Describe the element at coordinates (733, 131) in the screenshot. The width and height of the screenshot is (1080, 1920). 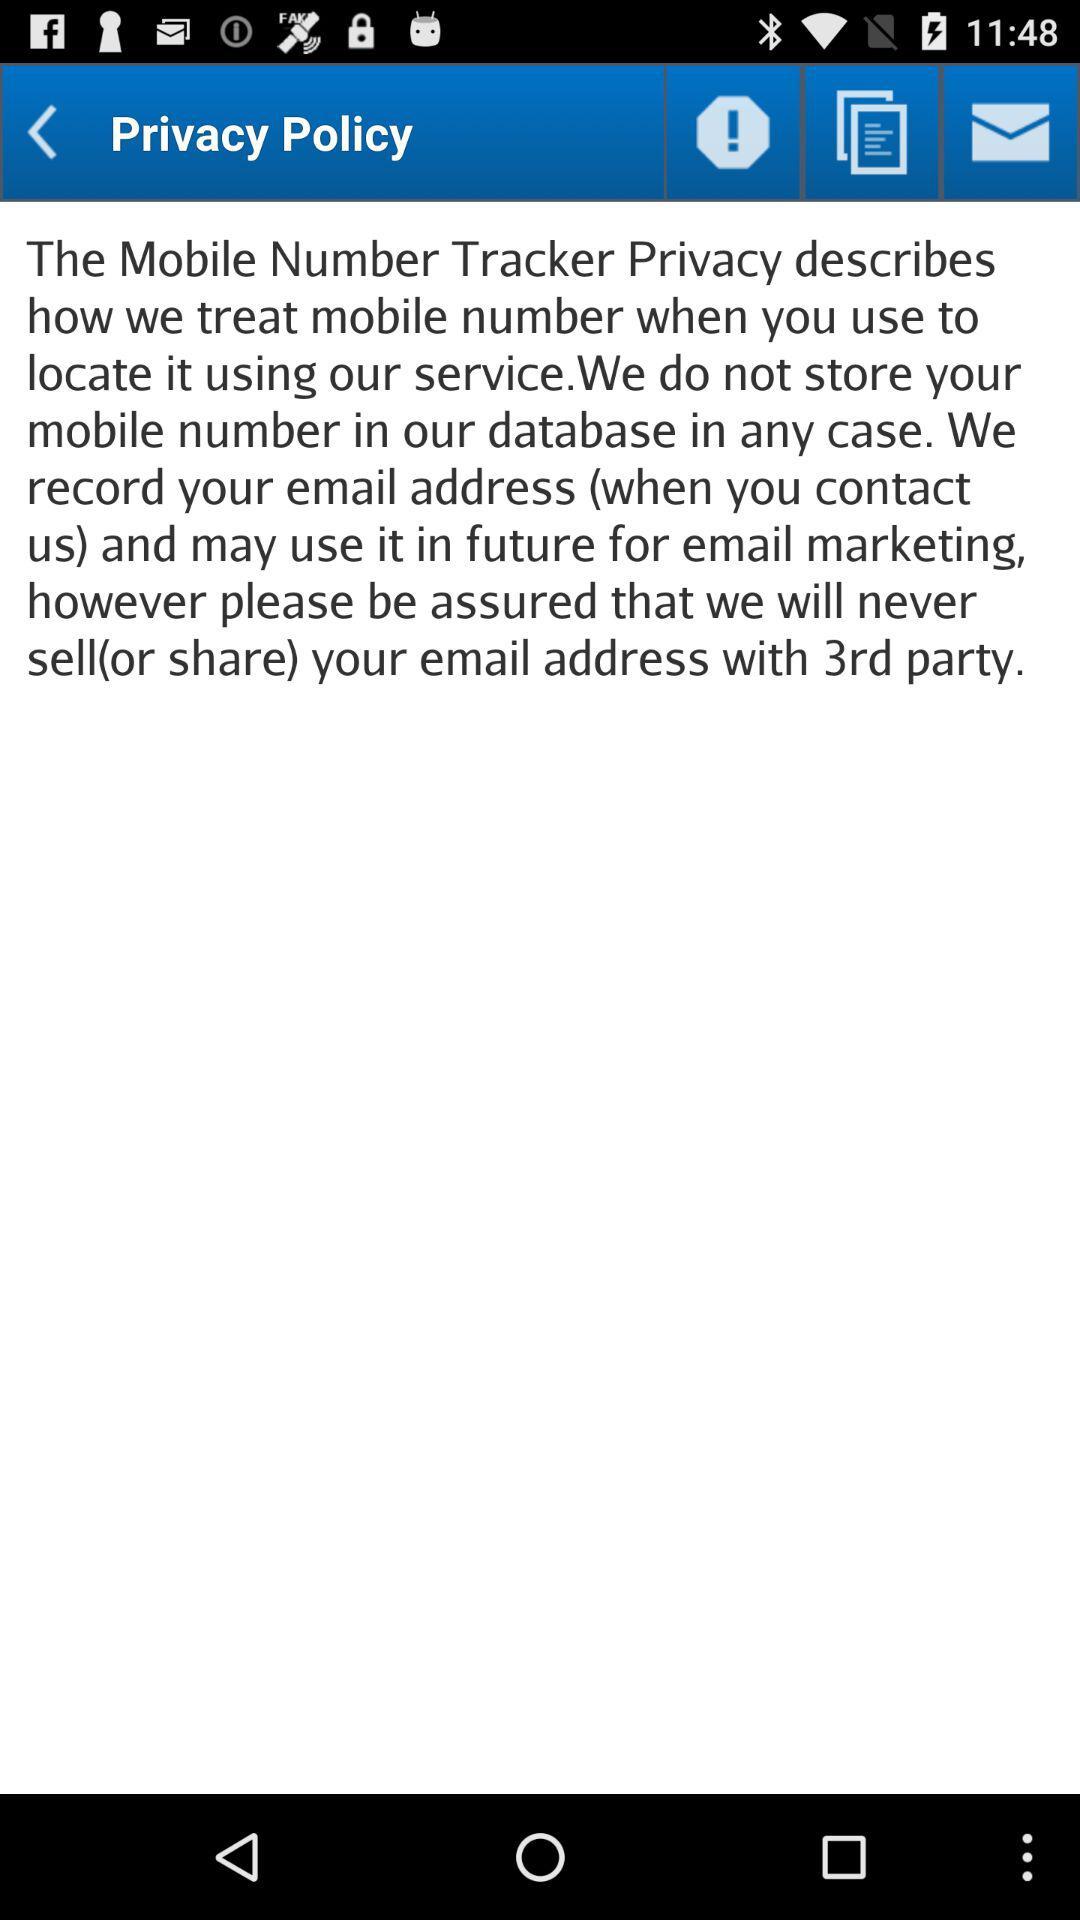
I see `icon to the right of privacy policy item` at that location.